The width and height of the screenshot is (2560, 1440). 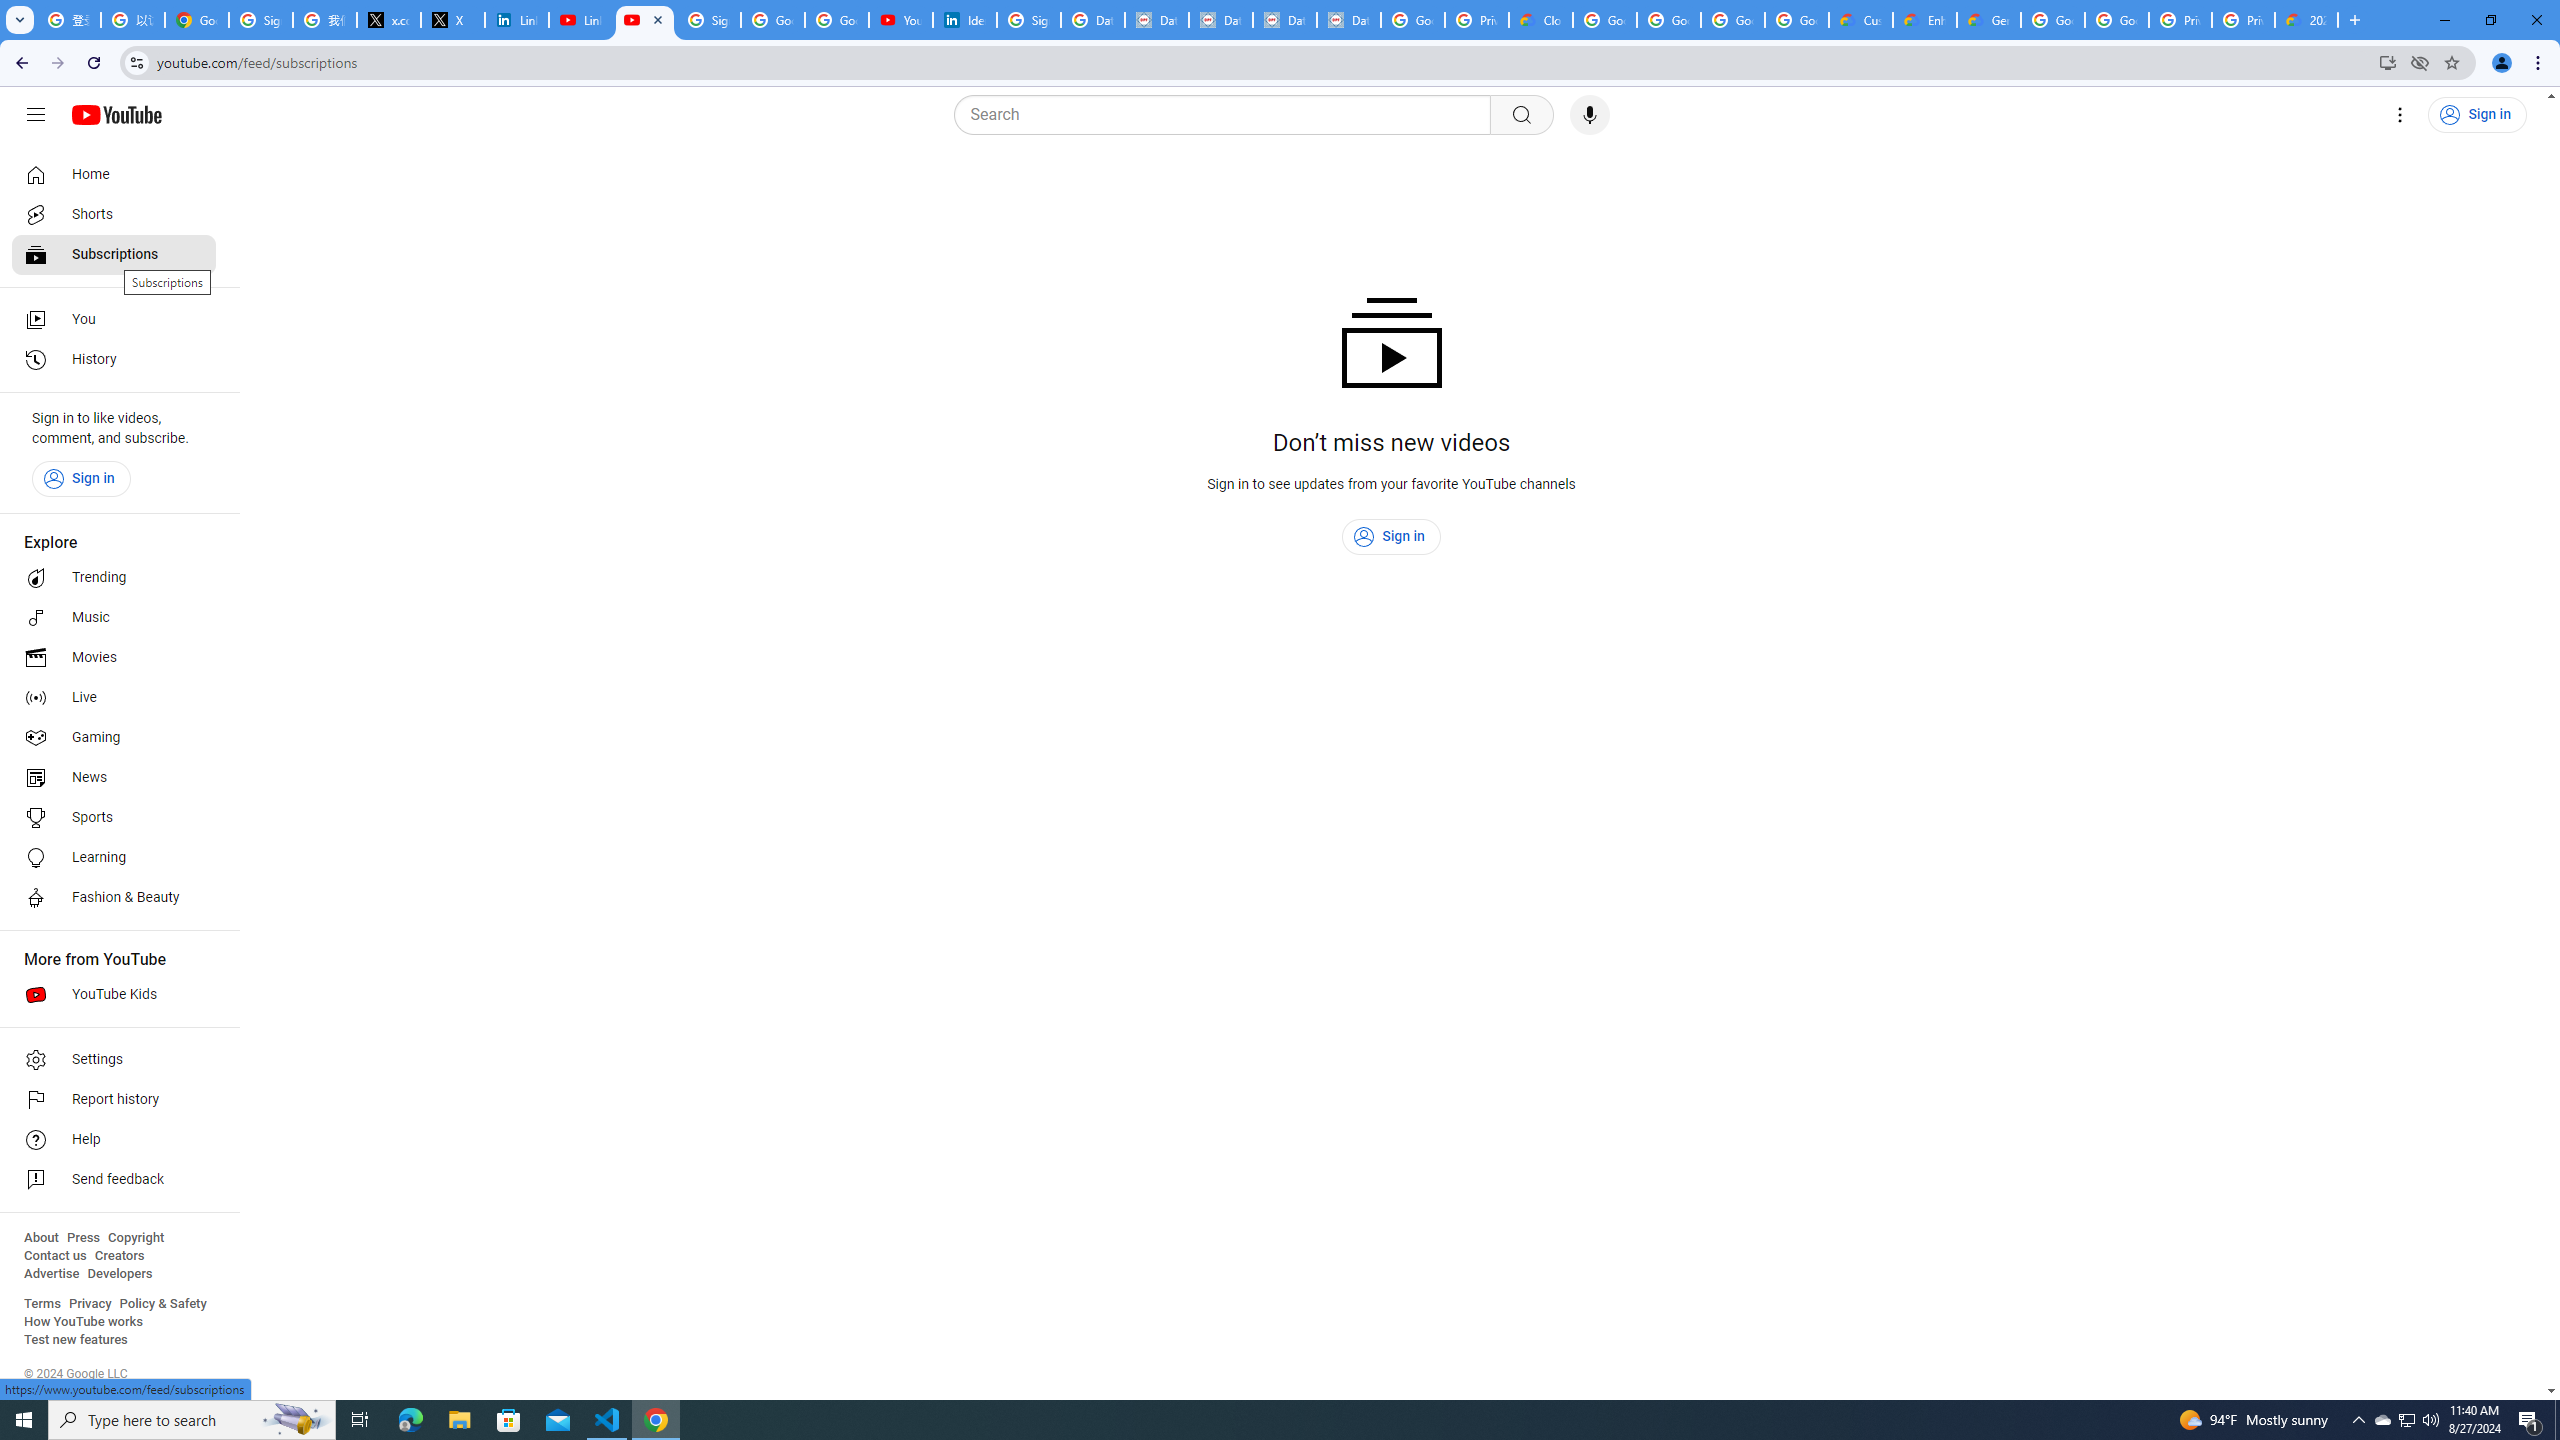 I want to click on 'YouTube Kids', so click(x=113, y=995).